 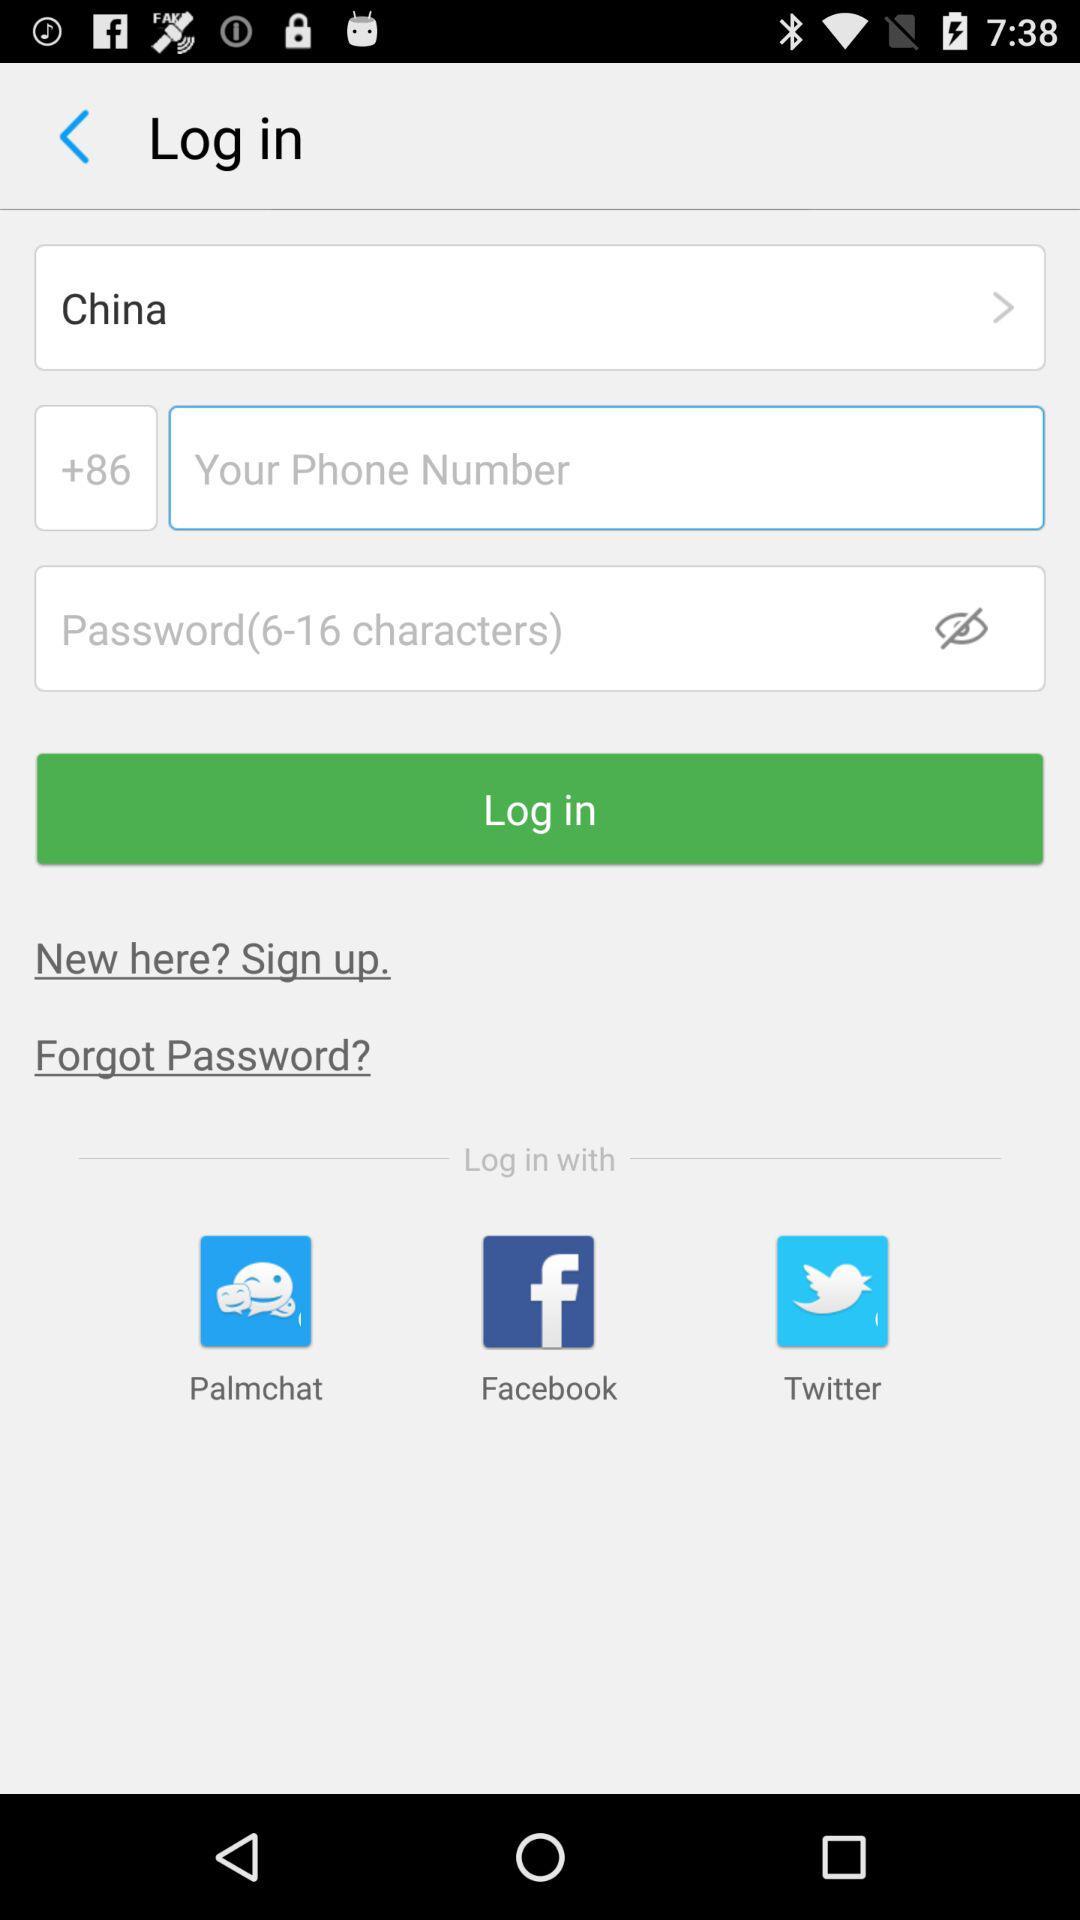 What do you see at coordinates (557, 1052) in the screenshot?
I see `the app above the log in with icon` at bounding box center [557, 1052].